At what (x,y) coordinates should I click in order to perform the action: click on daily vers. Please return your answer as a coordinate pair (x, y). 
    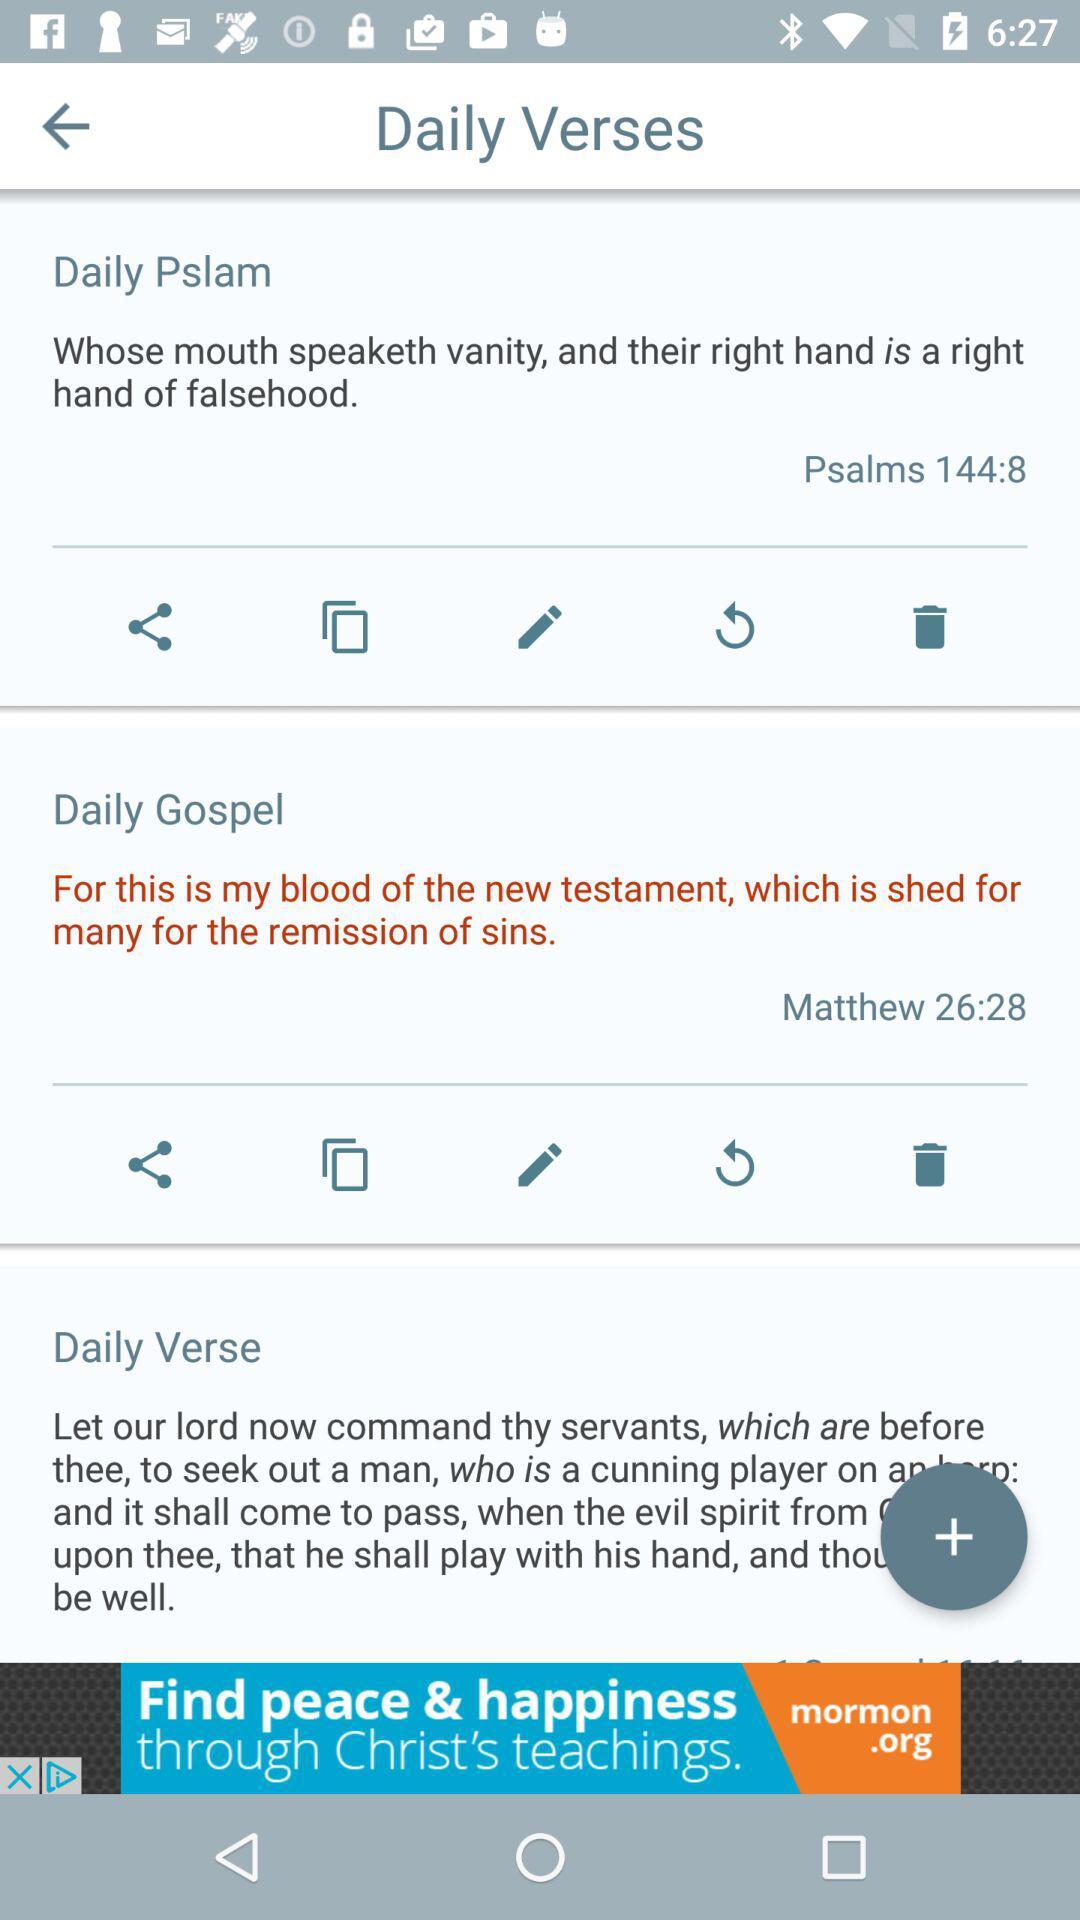
    Looking at the image, I should click on (952, 1535).